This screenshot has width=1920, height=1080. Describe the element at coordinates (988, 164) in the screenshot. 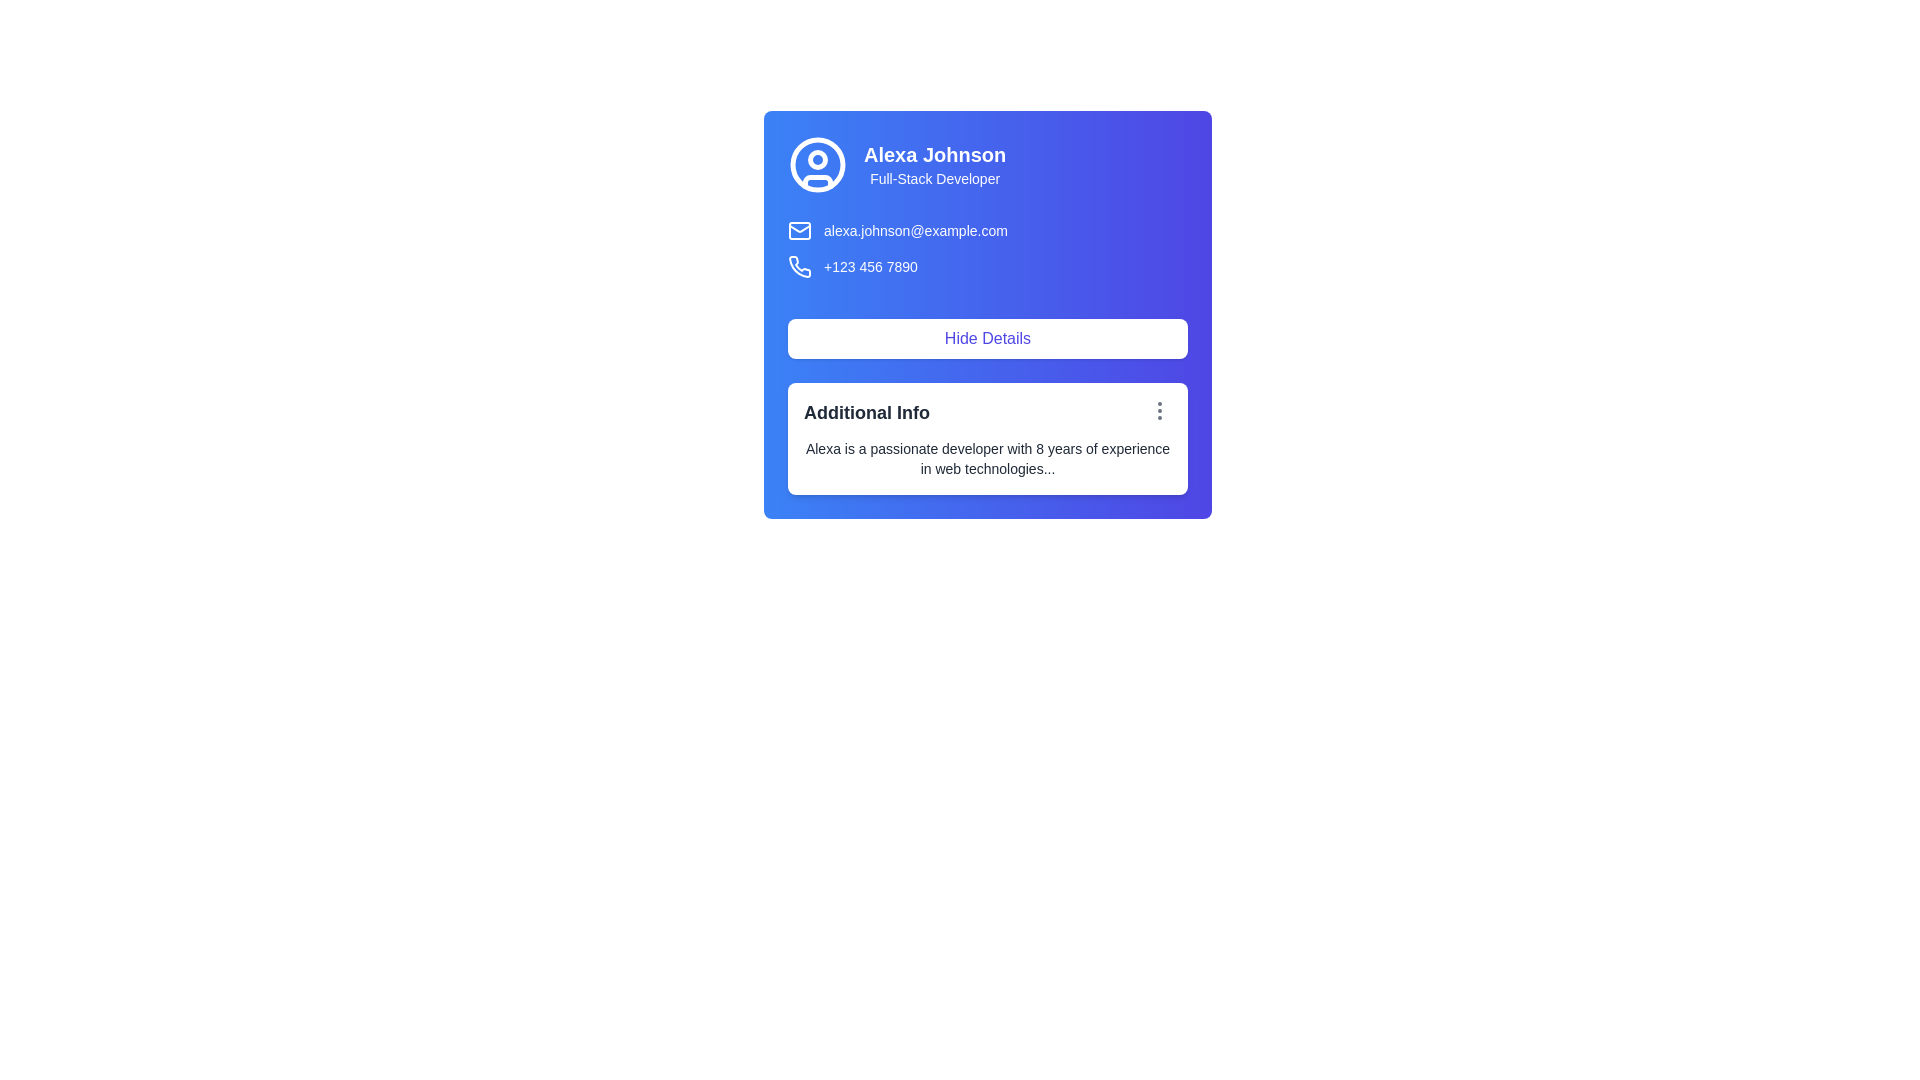

I see `textual content of the profile information component featuring 'Alexa Johnson' and 'Full-Stack Developer', which is positioned at the topmost section of the card next to an avatar icon` at that location.